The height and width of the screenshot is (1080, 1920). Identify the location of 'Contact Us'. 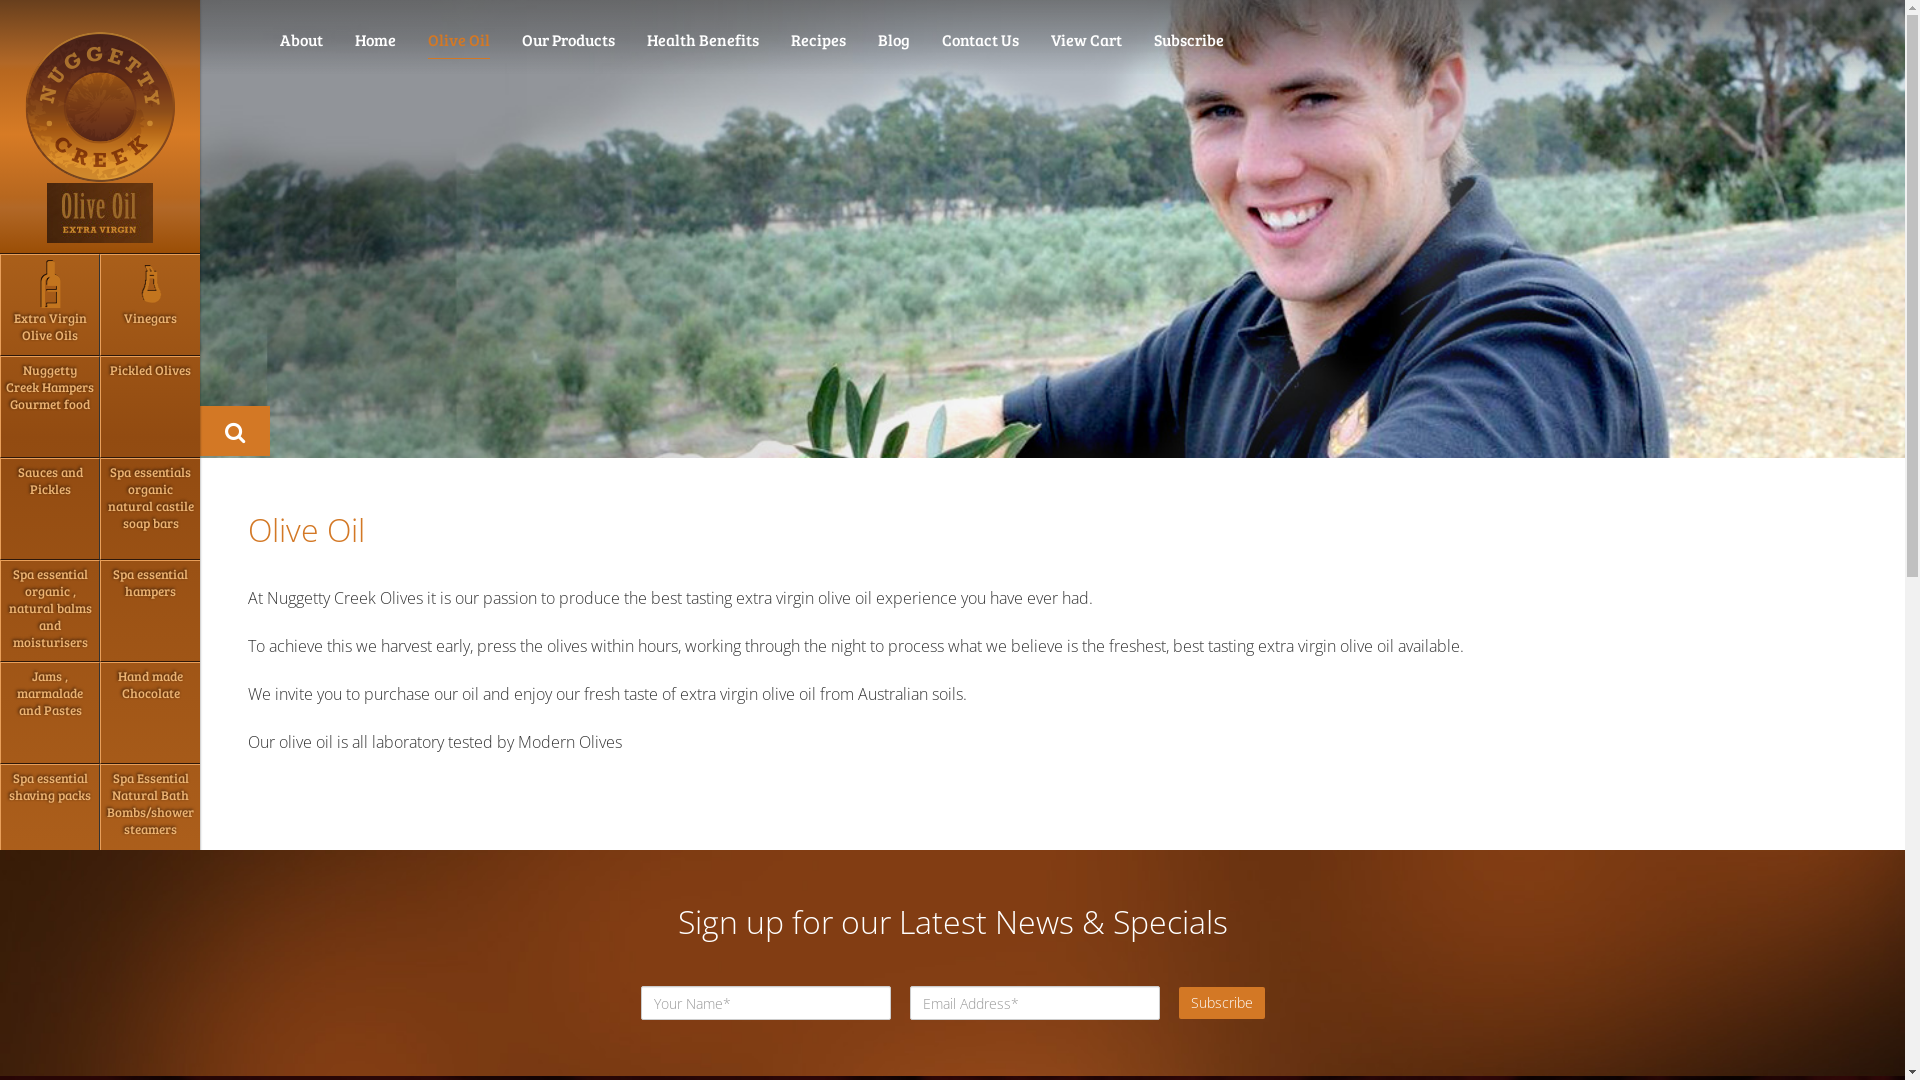
(980, 39).